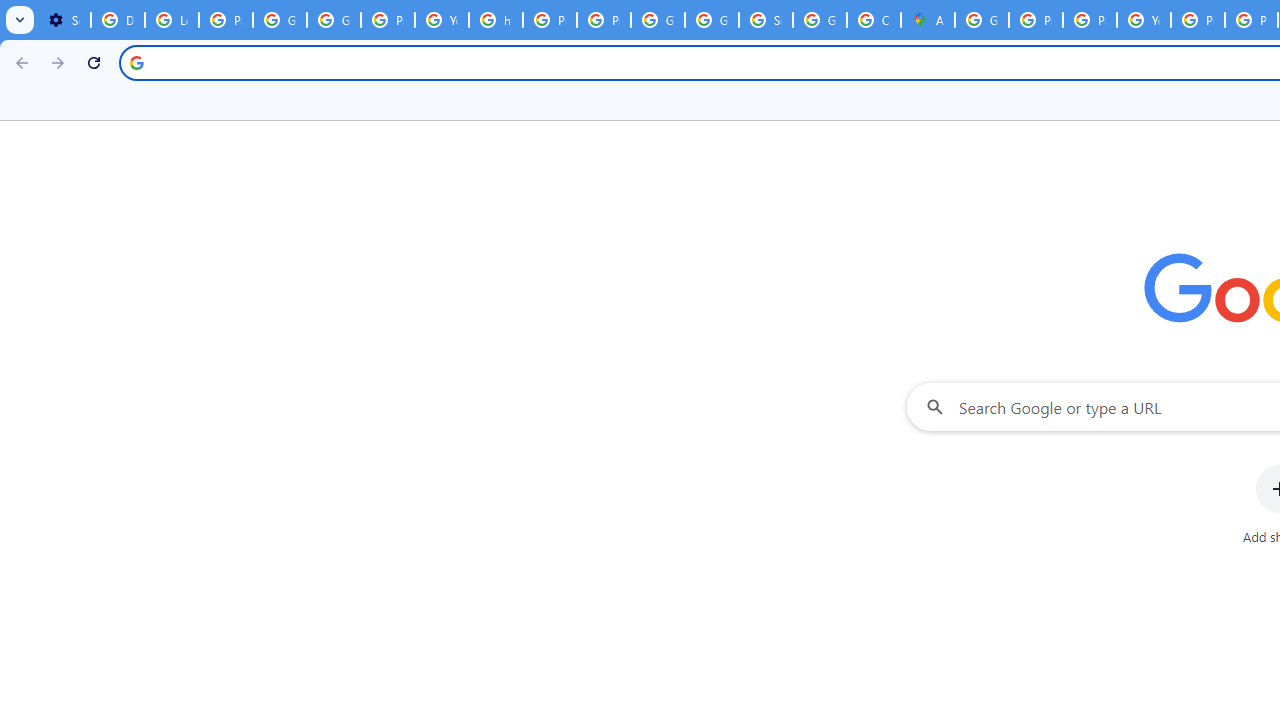 The image size is (1280, 720). Describe the element at coordinates (1144, 20) in the screenshot. I see `'YouTube'` at that location.